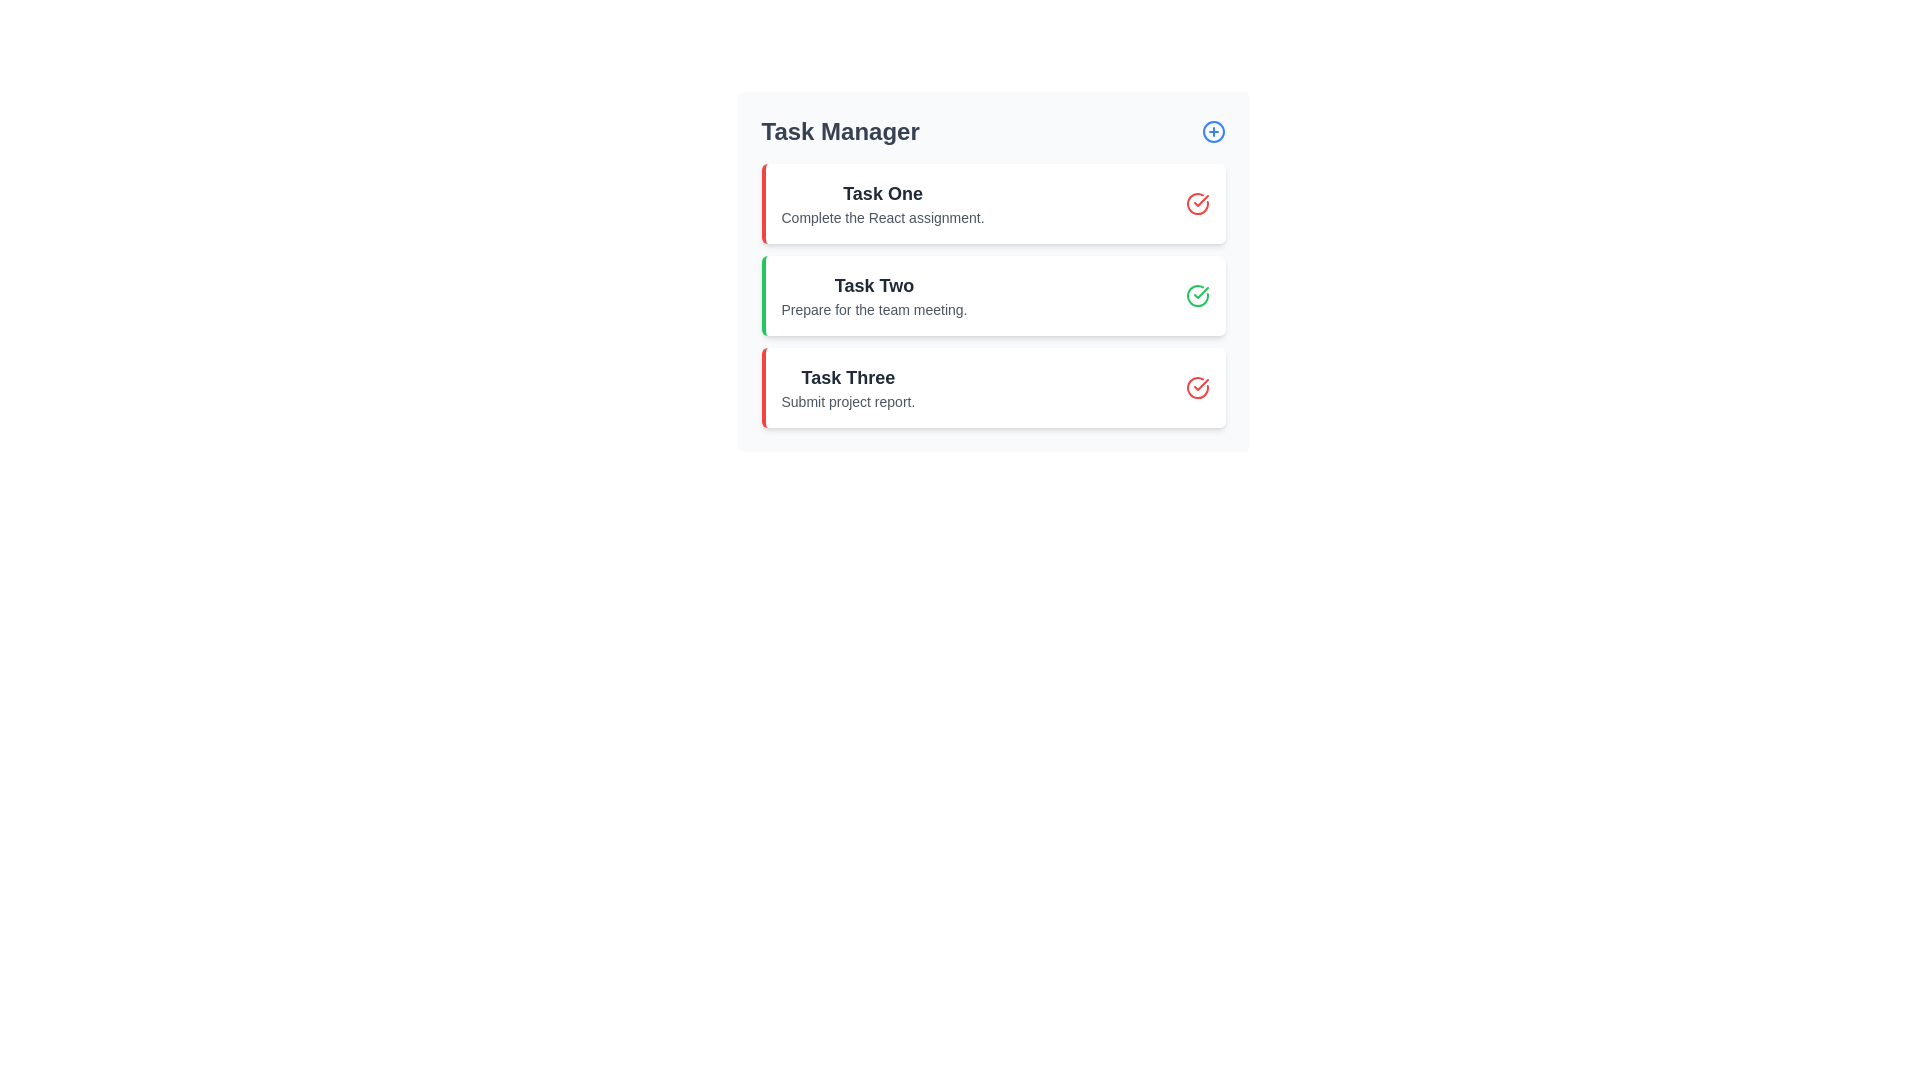 This screenshot has height=1080, width=1920. I want to click on task details of the third task item in the Task Manager list, located below 'Task One' and 'Task Two' and to the left of the interactive red checkmark icon, so click(848, 388).